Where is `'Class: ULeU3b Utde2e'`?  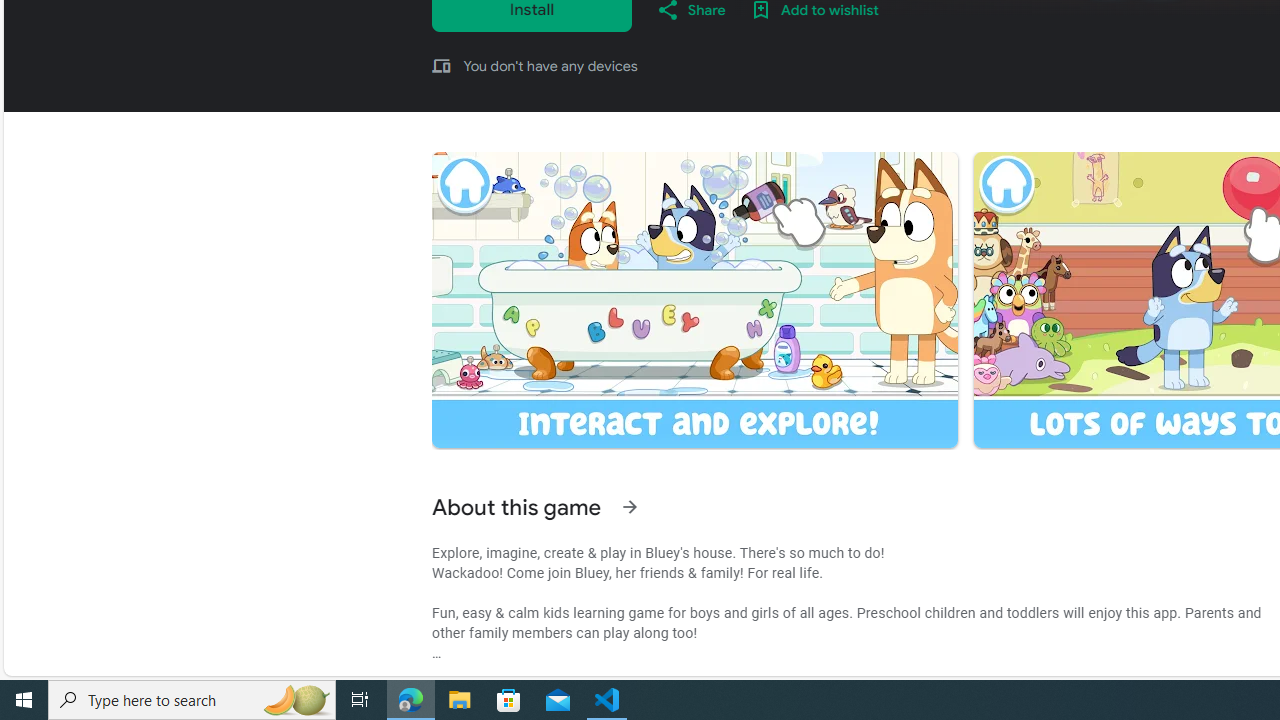
'Class: ULeU3b Utde2e' is located at coordinates (694, 300).